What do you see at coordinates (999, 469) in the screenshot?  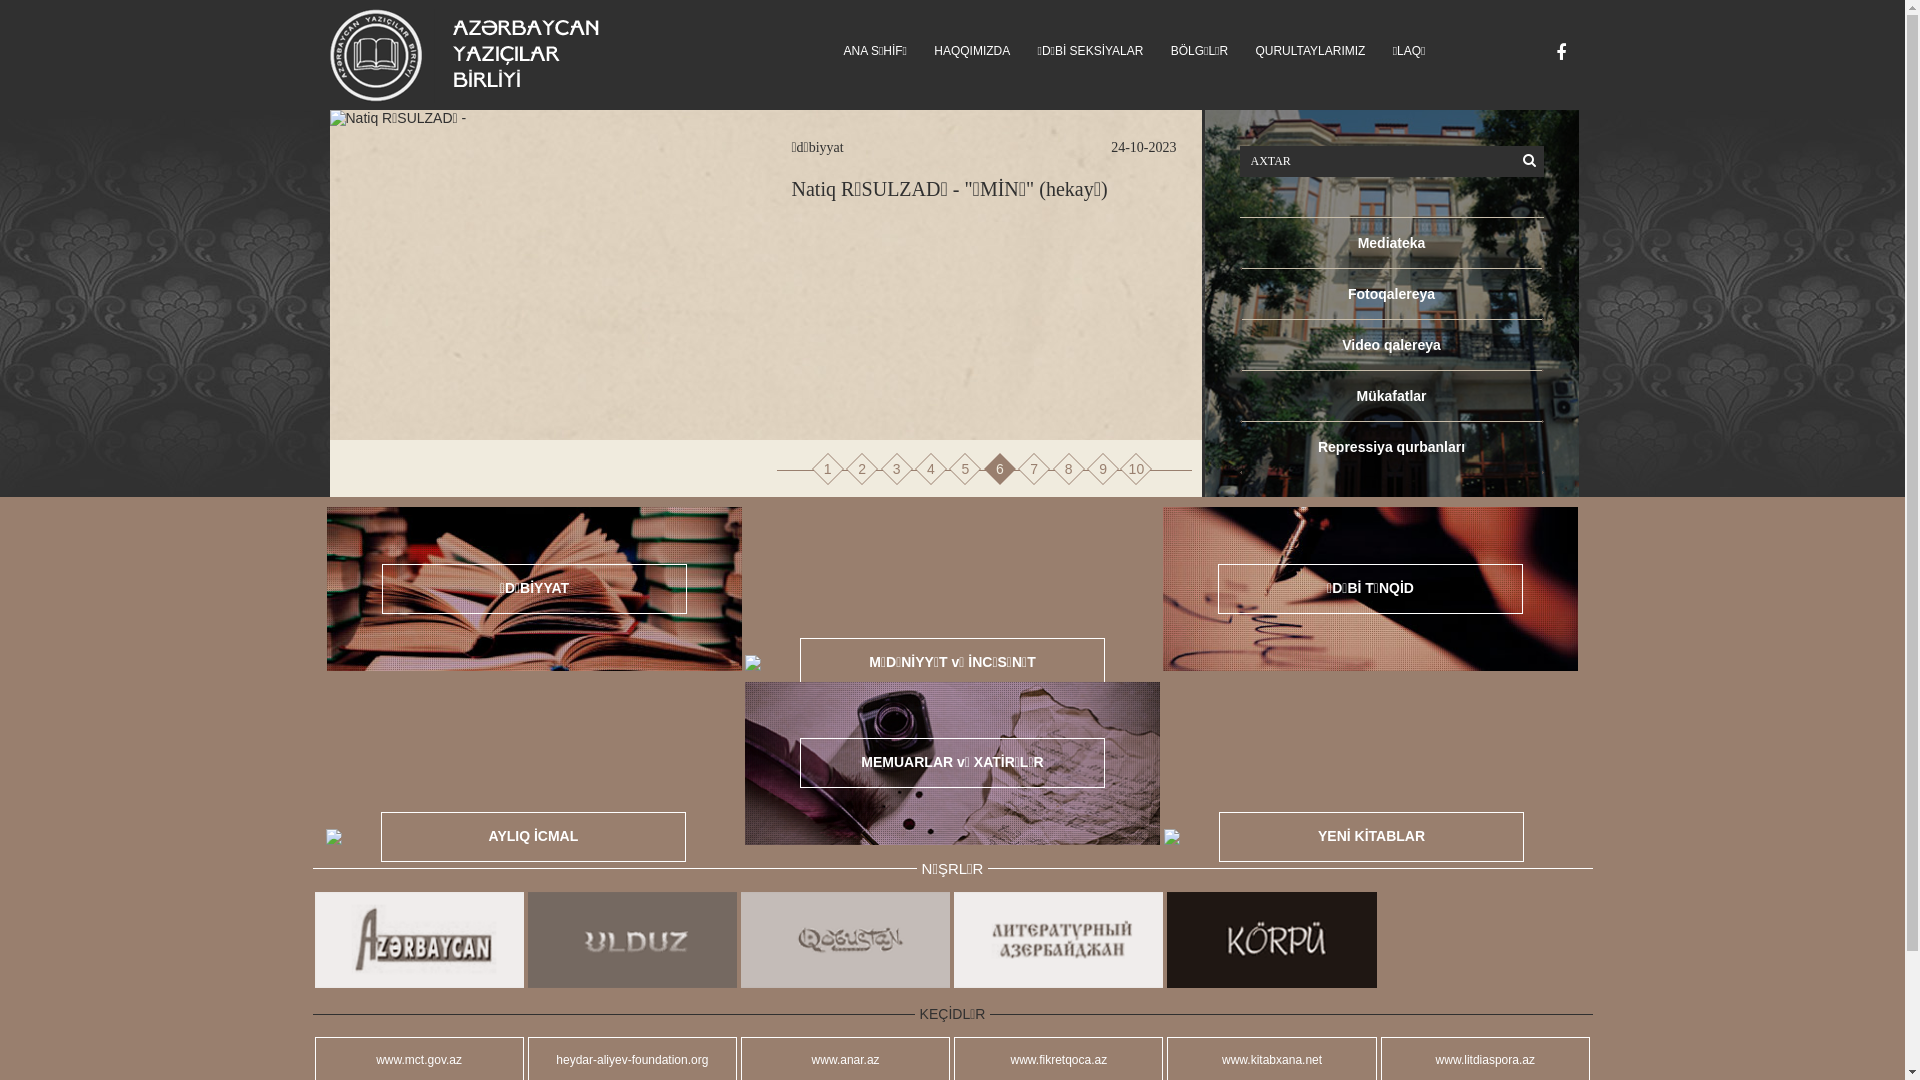 I see `'6'` at bounding box center [999, 469].